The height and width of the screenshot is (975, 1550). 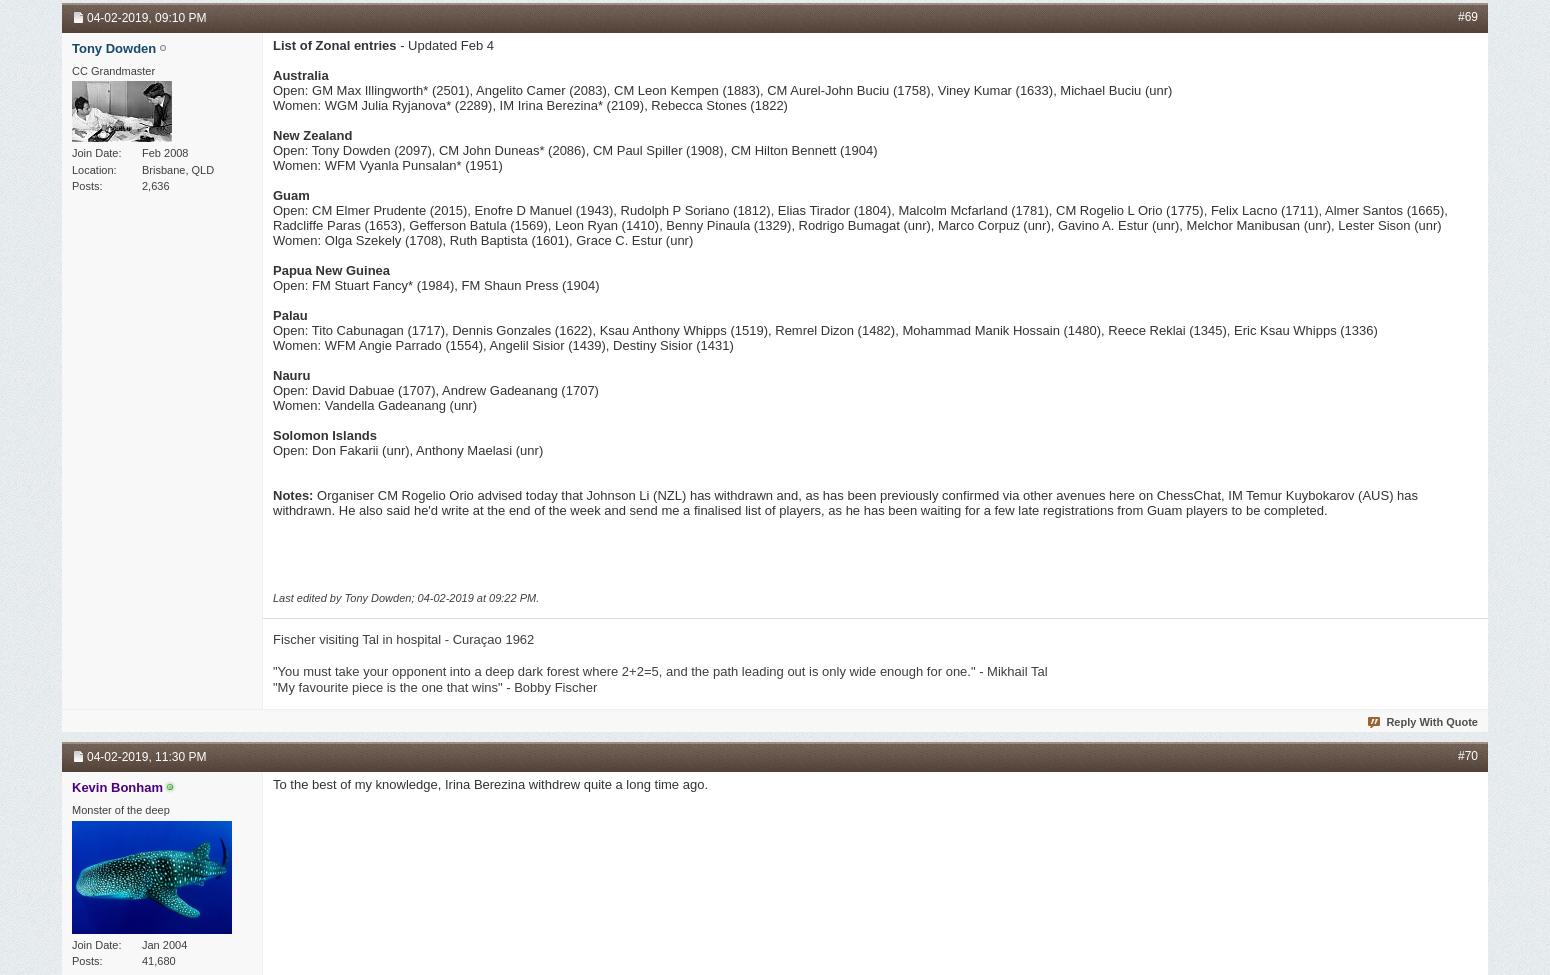 What do you see at coordinates (658, 671) in the screenshot?
I see `'"You must take your opponent into a deep dark forest where 2+2=5, and the path leading out is only wide enough for one." - Mikhail Tal'` at bounding box center [658, 671].